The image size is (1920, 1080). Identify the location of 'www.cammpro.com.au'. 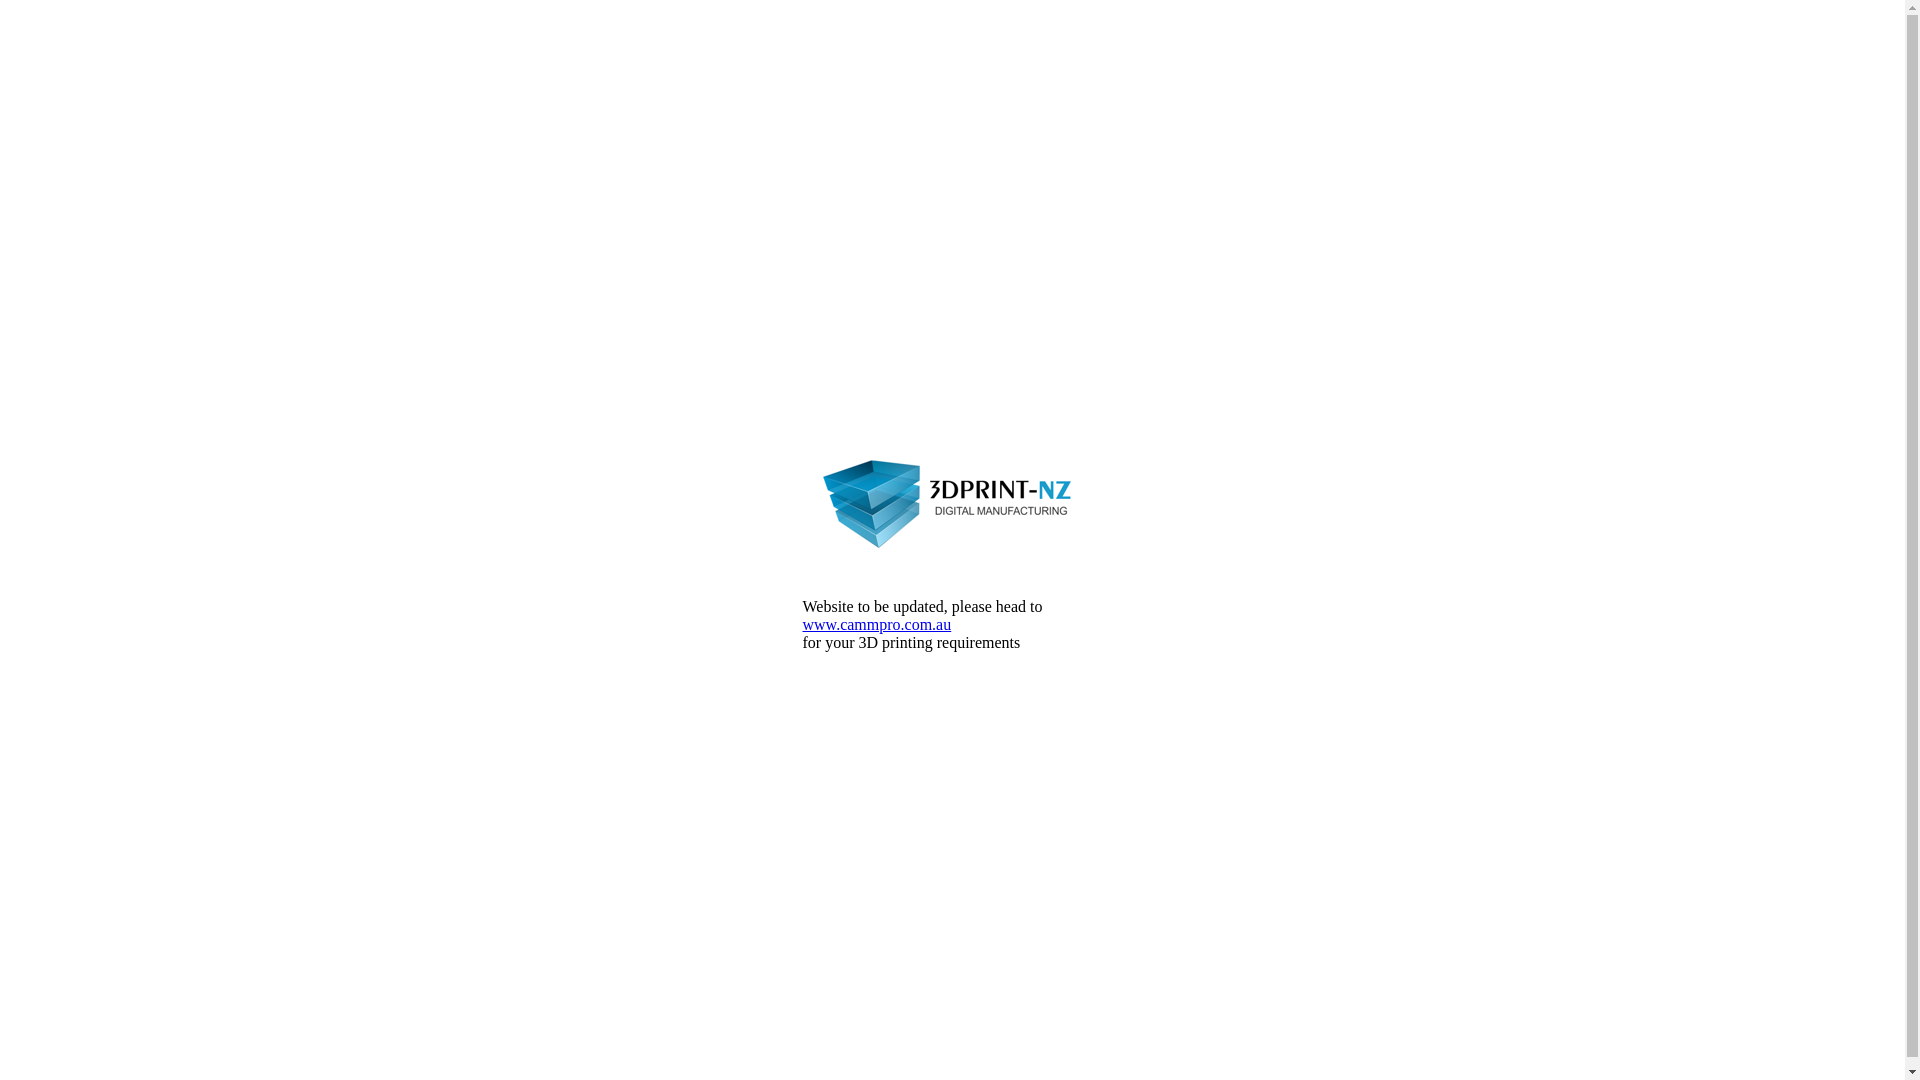
(876, 623).